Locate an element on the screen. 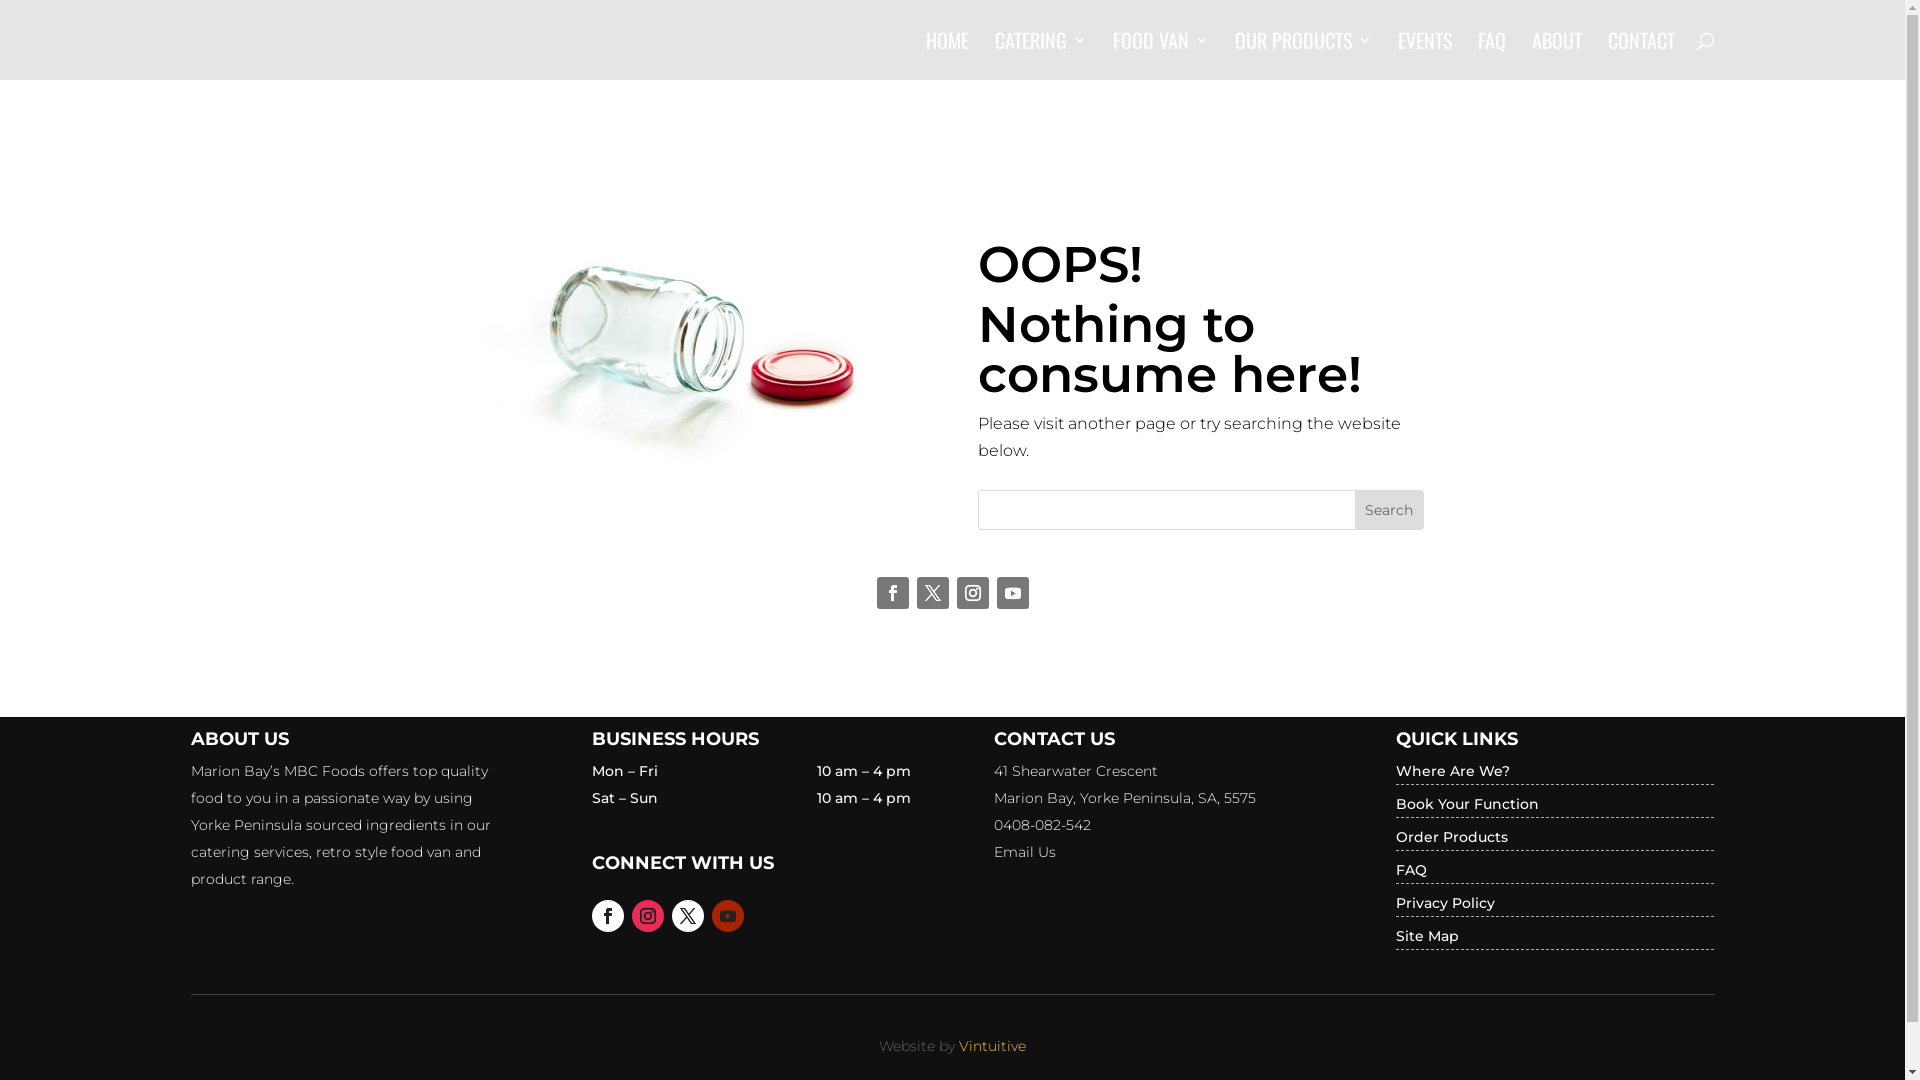  'HOME' is located at coordinates (946, 55).